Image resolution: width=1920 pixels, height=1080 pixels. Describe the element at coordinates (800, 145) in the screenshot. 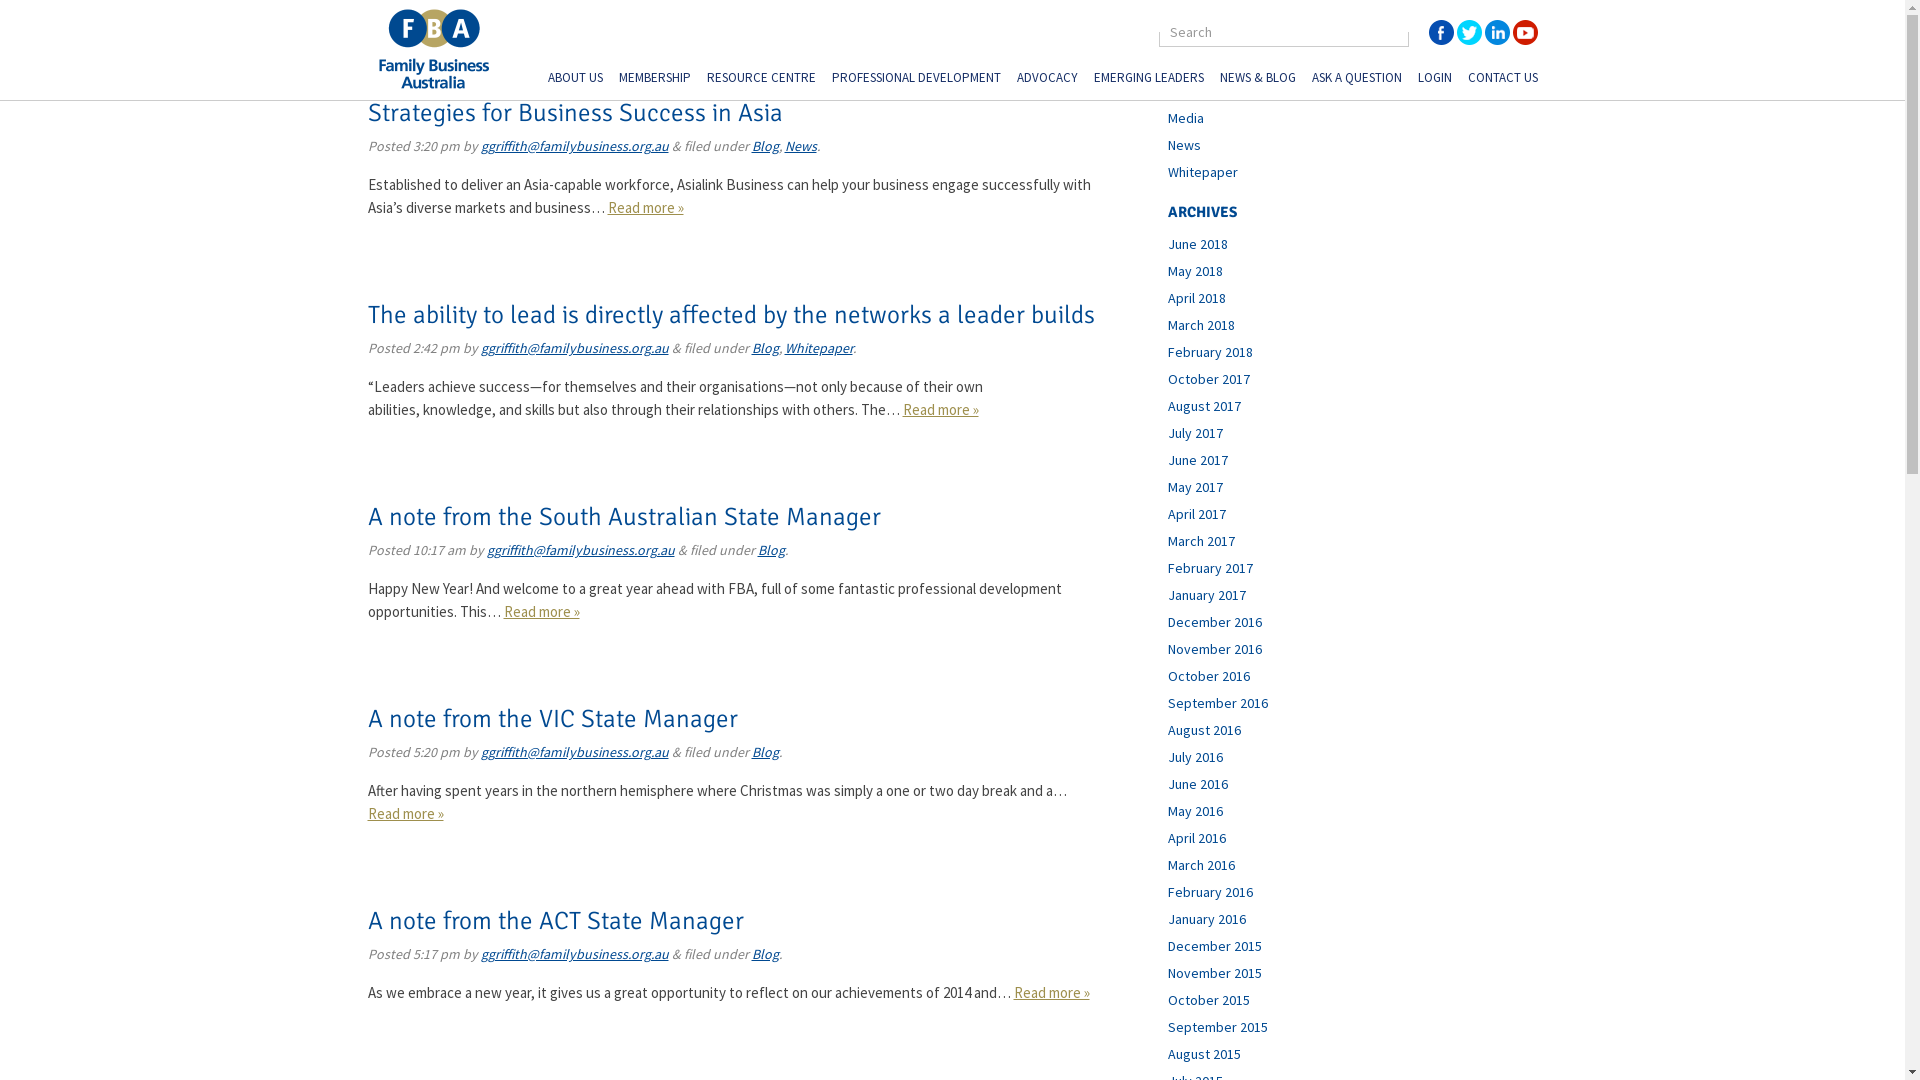

I see `'News'` at that location.